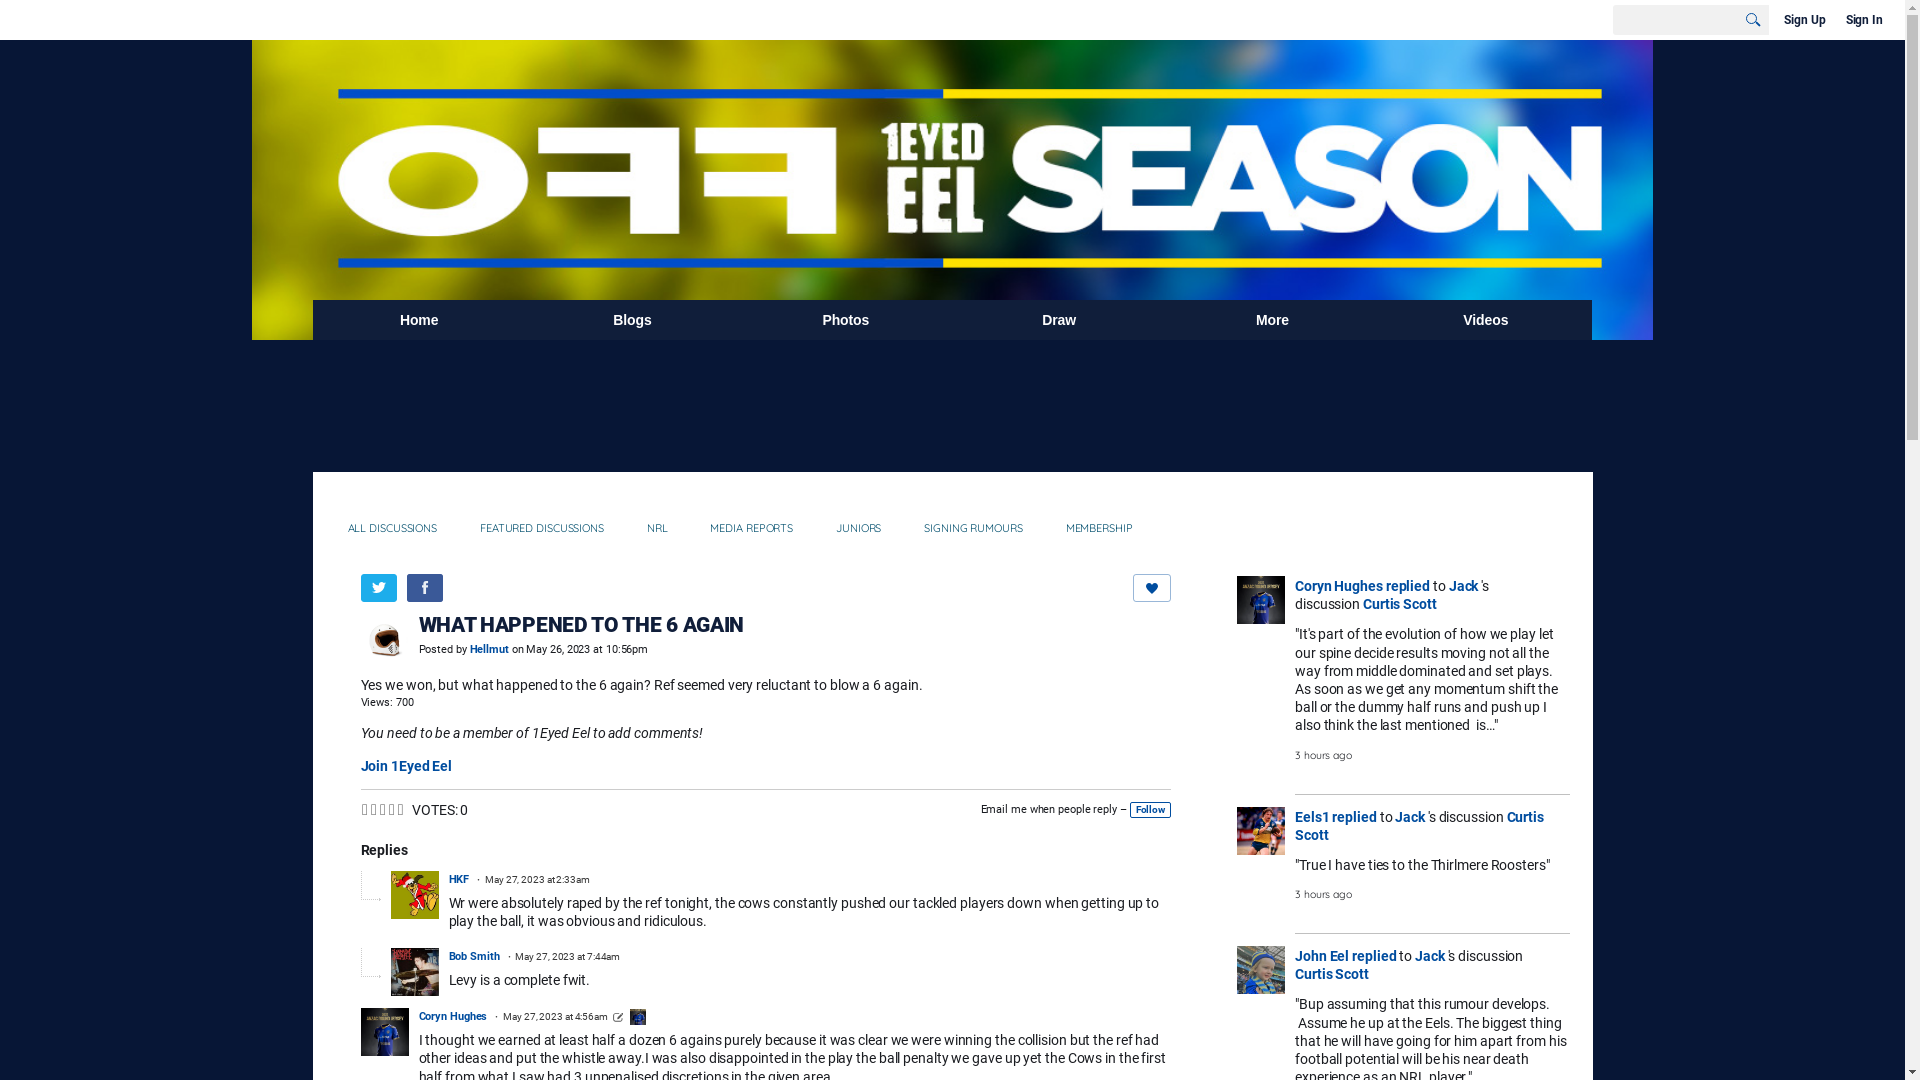 The image size is (1920, 1080). Describe the element at coordinates (1057, 319) in the screenshot. I see `'Draw'` at that location.